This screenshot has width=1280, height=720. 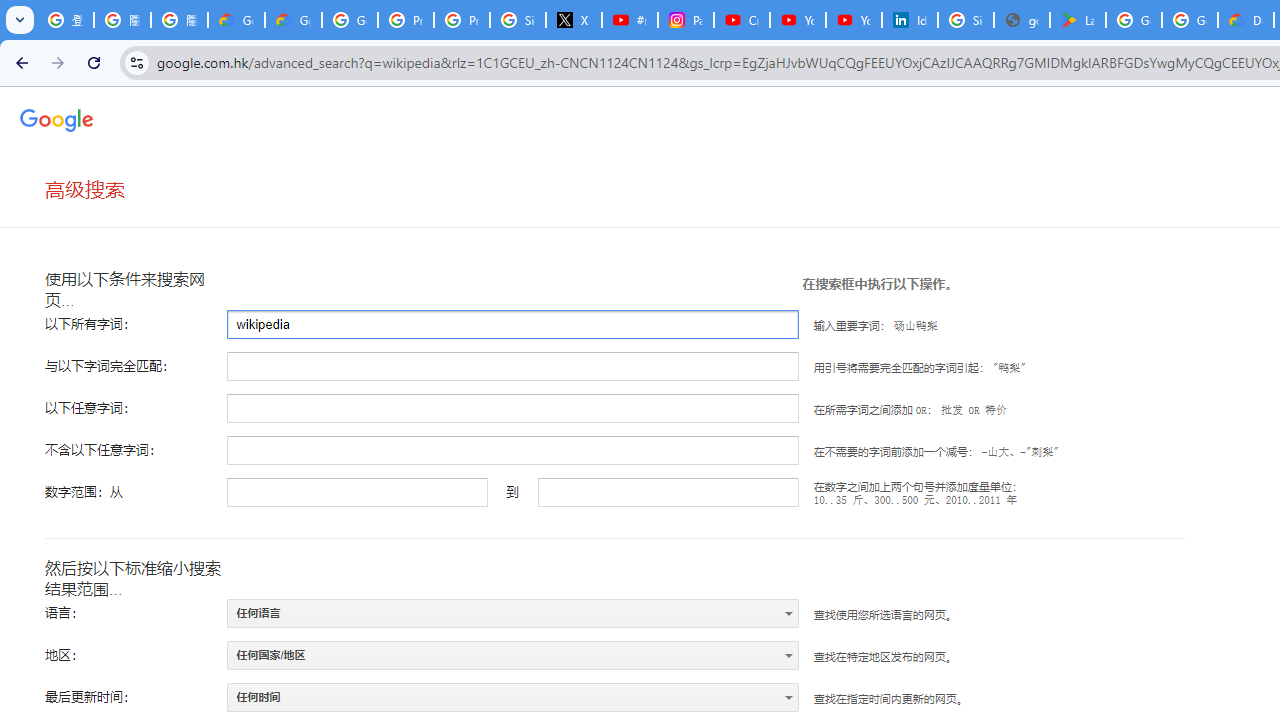 I want to click on 'Google Workspace - Specific Terms', so click(x=1190, y=20).